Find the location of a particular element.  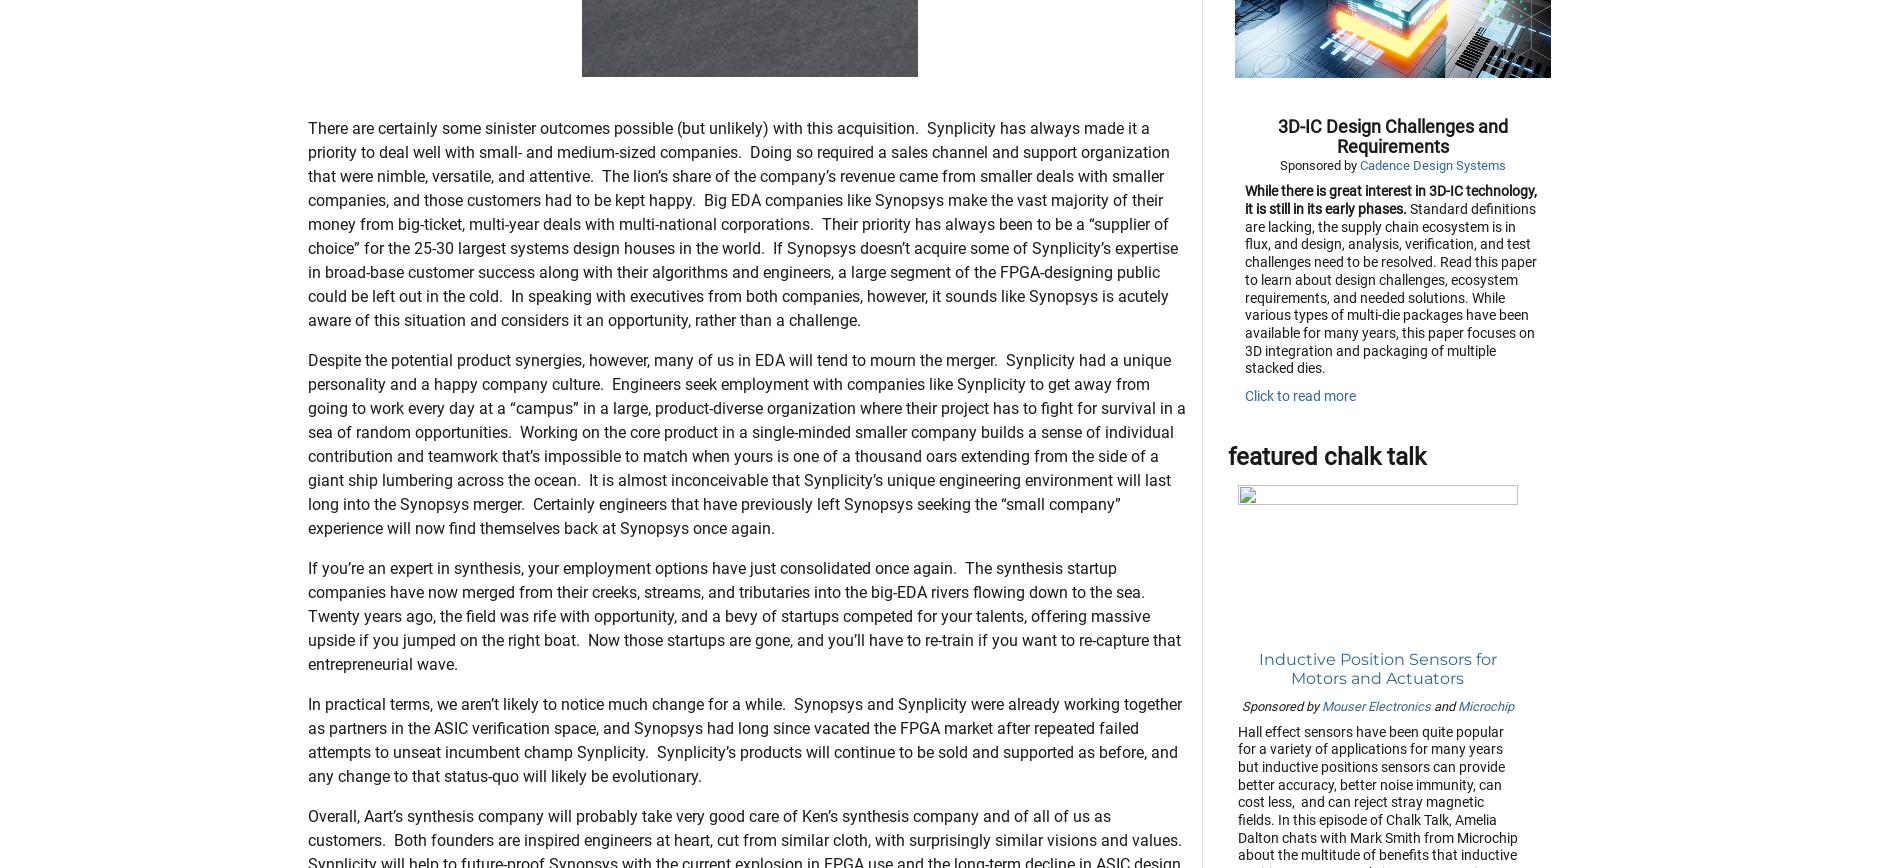

'featured chalk talk' is located at coordinates (1325, 556).